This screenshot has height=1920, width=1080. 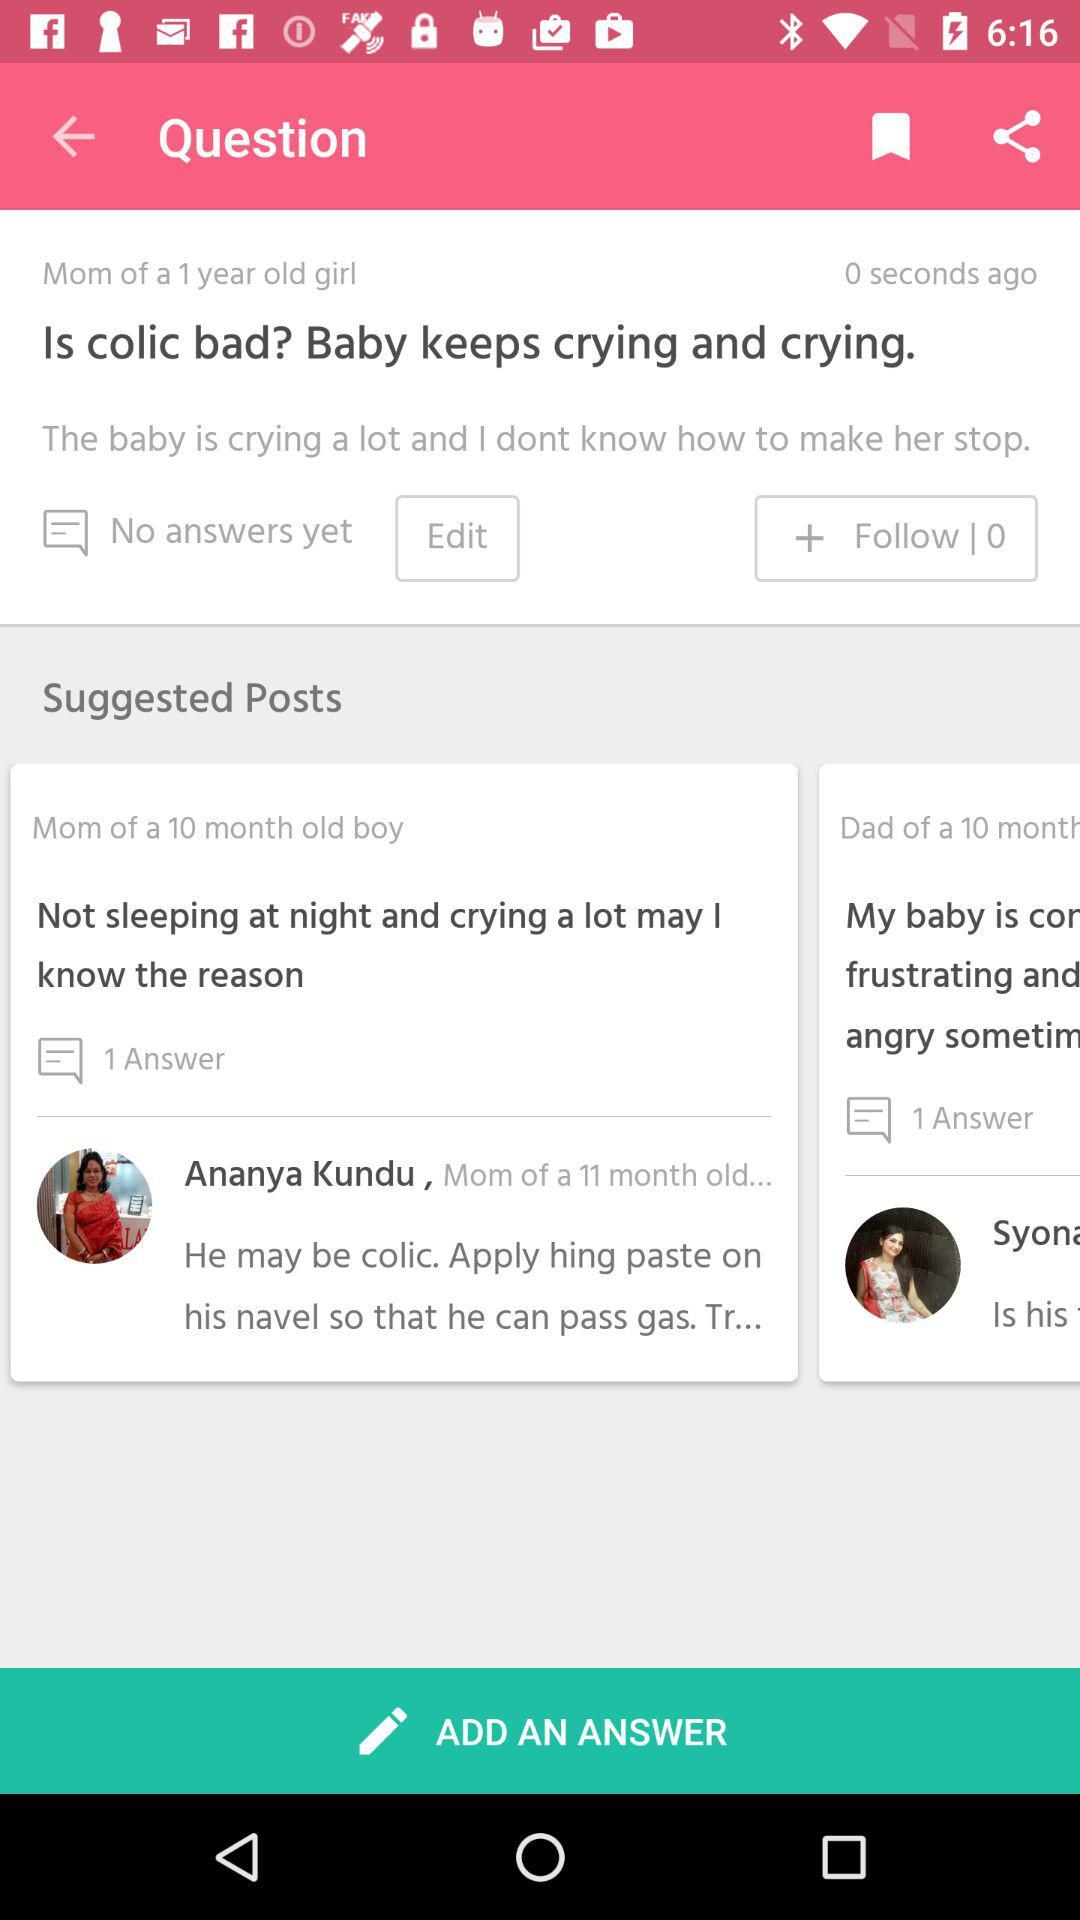 What do you see at coordinates (538, 1730) in the screenshot?
I see `add an answer` at bounding box center [538, 1730].